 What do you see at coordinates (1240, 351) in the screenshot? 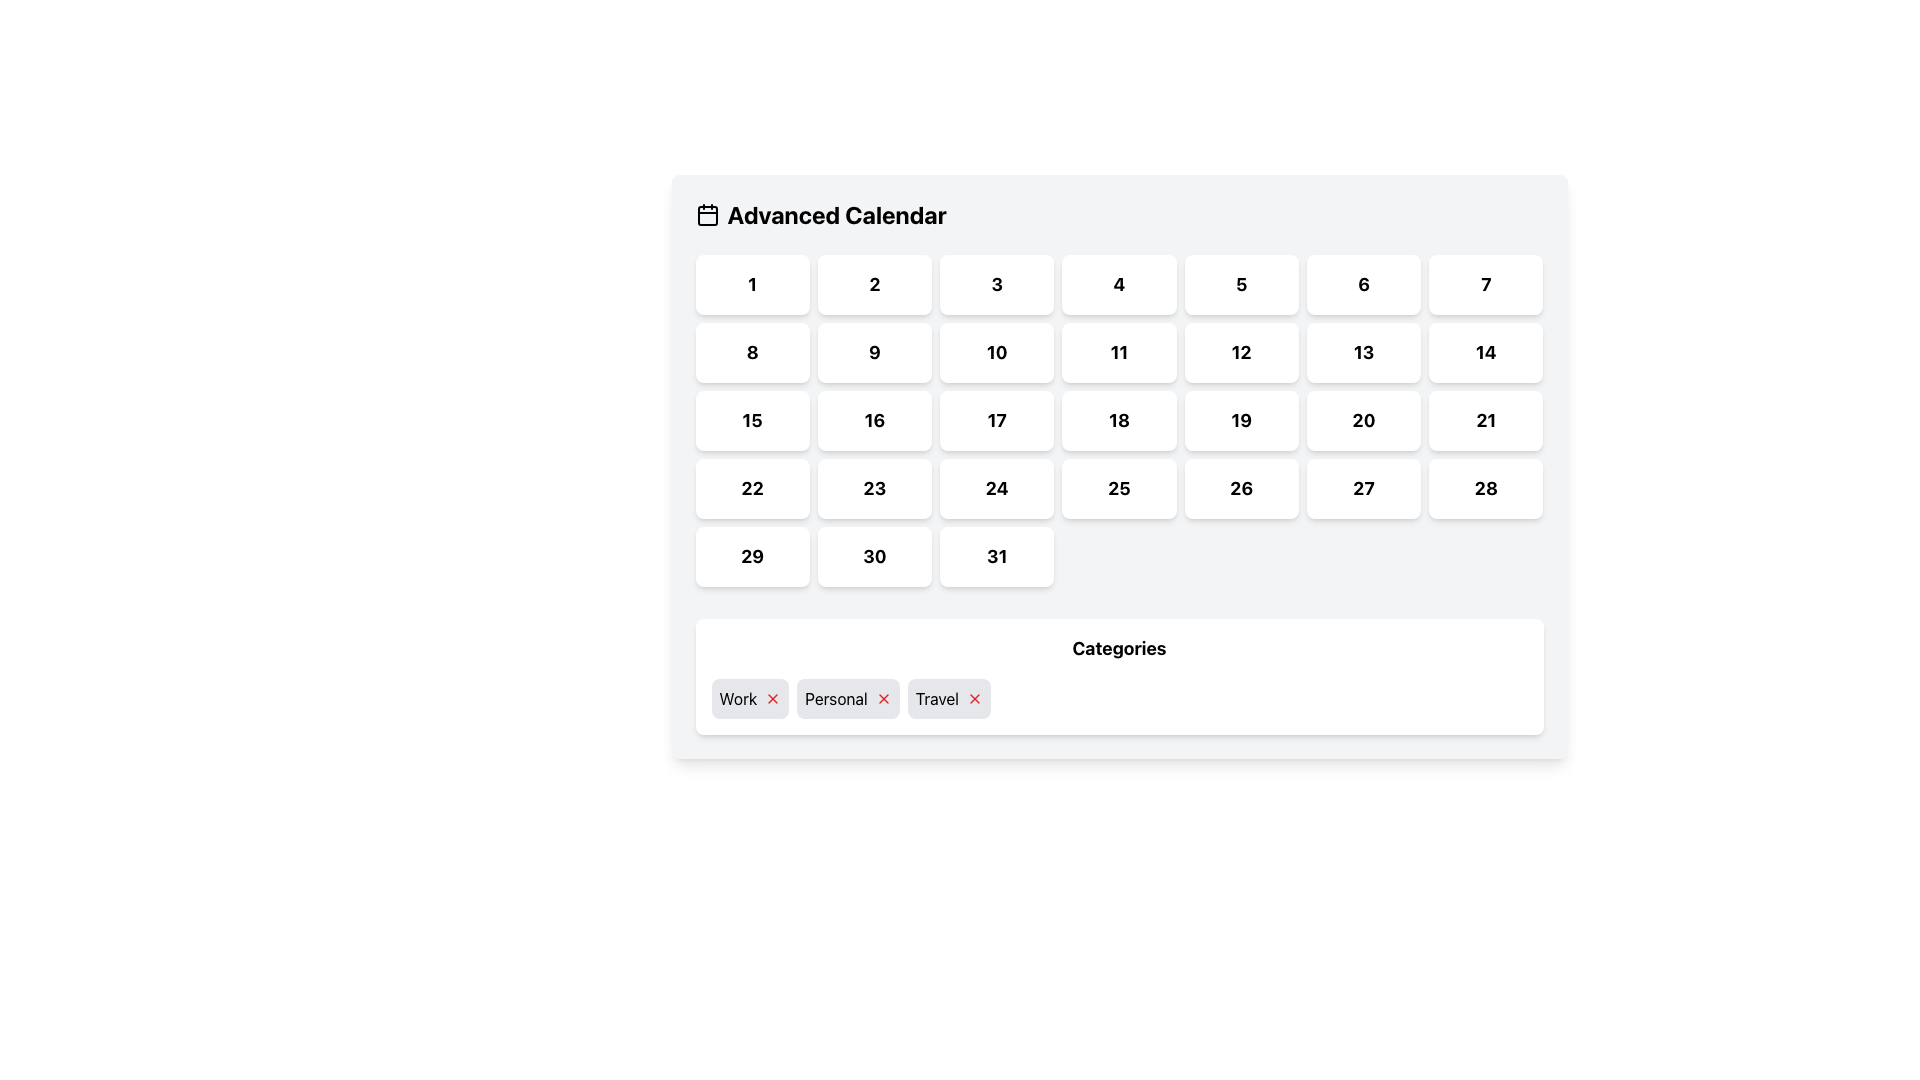
I see `the non-interactive text element displaying the day number '12' in the calendar grid under 'Advanced Calendar', which is visually highlighted among adjacent cells` at bounding box center [1240, 351].